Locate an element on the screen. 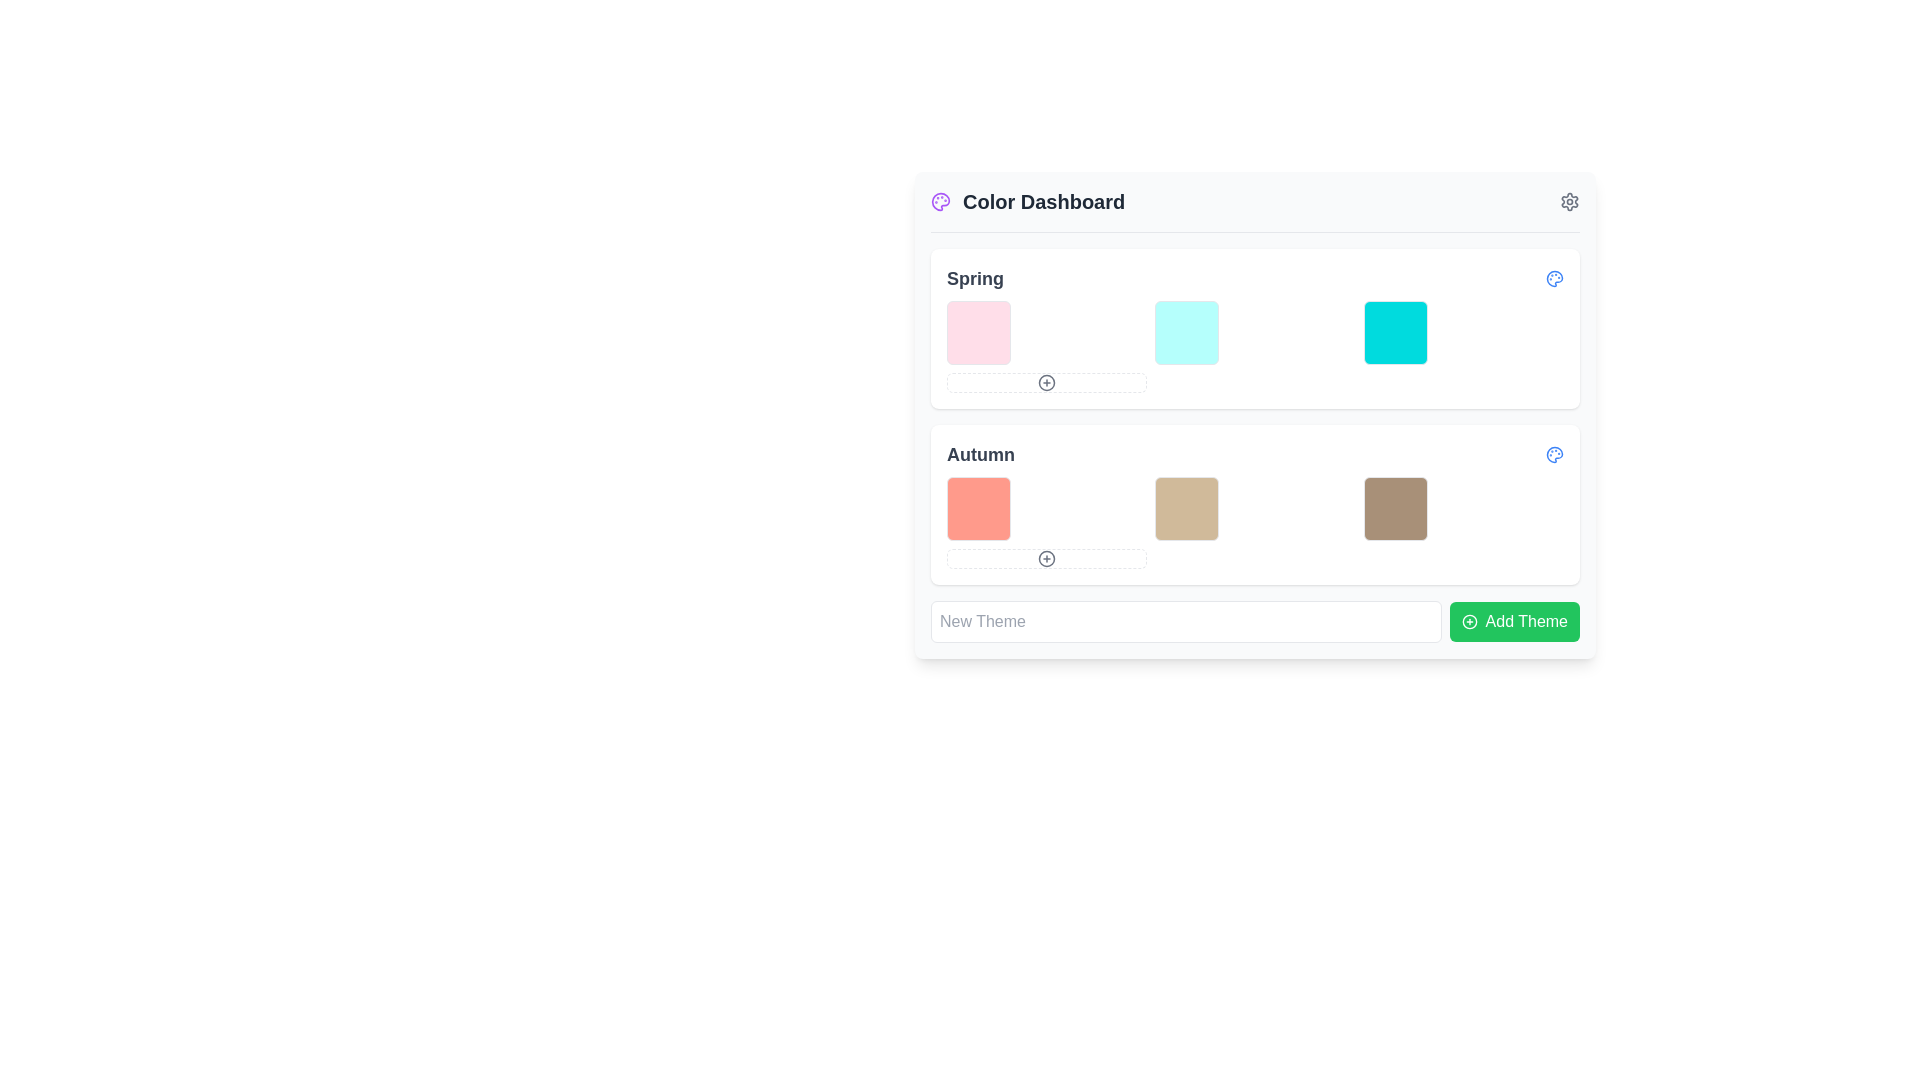  the 'Add' buttons located within the 'Spring' and 'Autumn' color groups is located at coordinates (1254, 415).